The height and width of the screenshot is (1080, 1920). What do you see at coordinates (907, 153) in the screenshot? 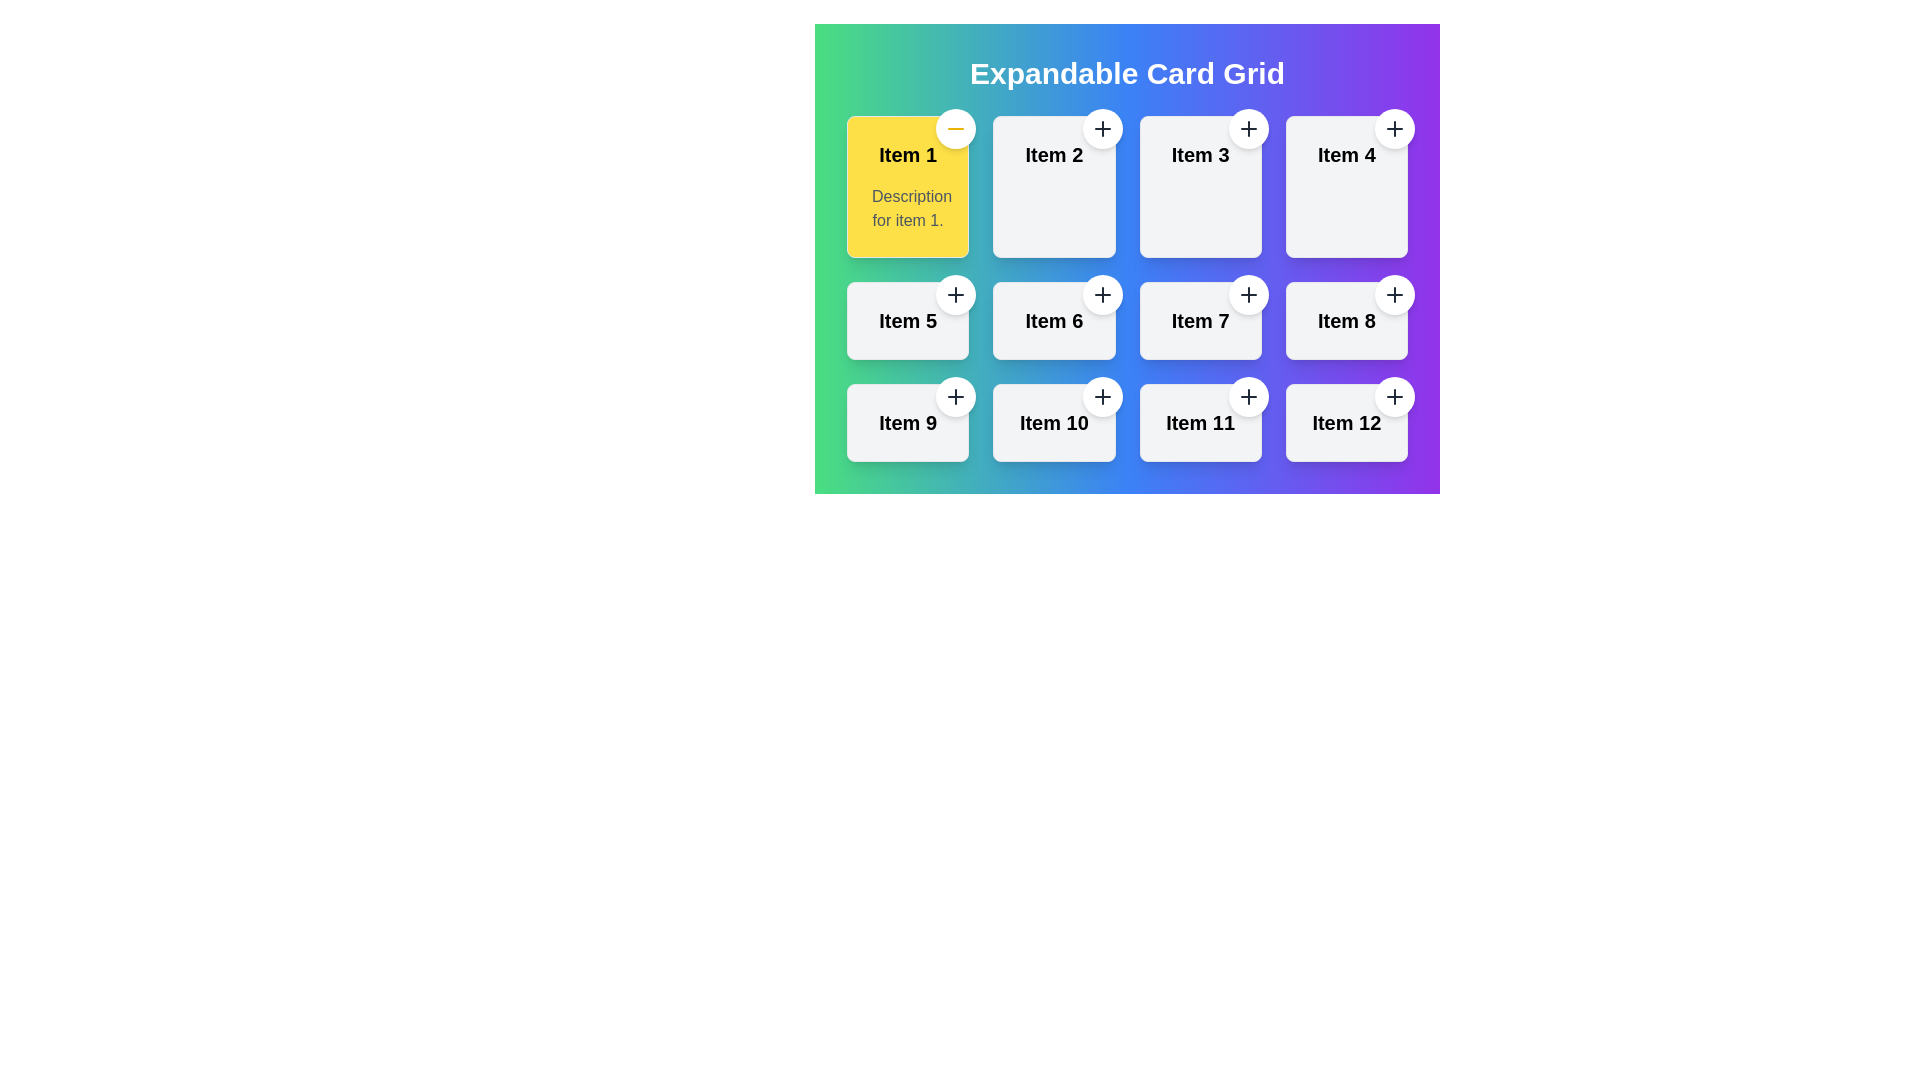
I see `the Text label that serves as a title or identifier for the content associated with the first card in a grid layout` at bounding box center [907, 153].